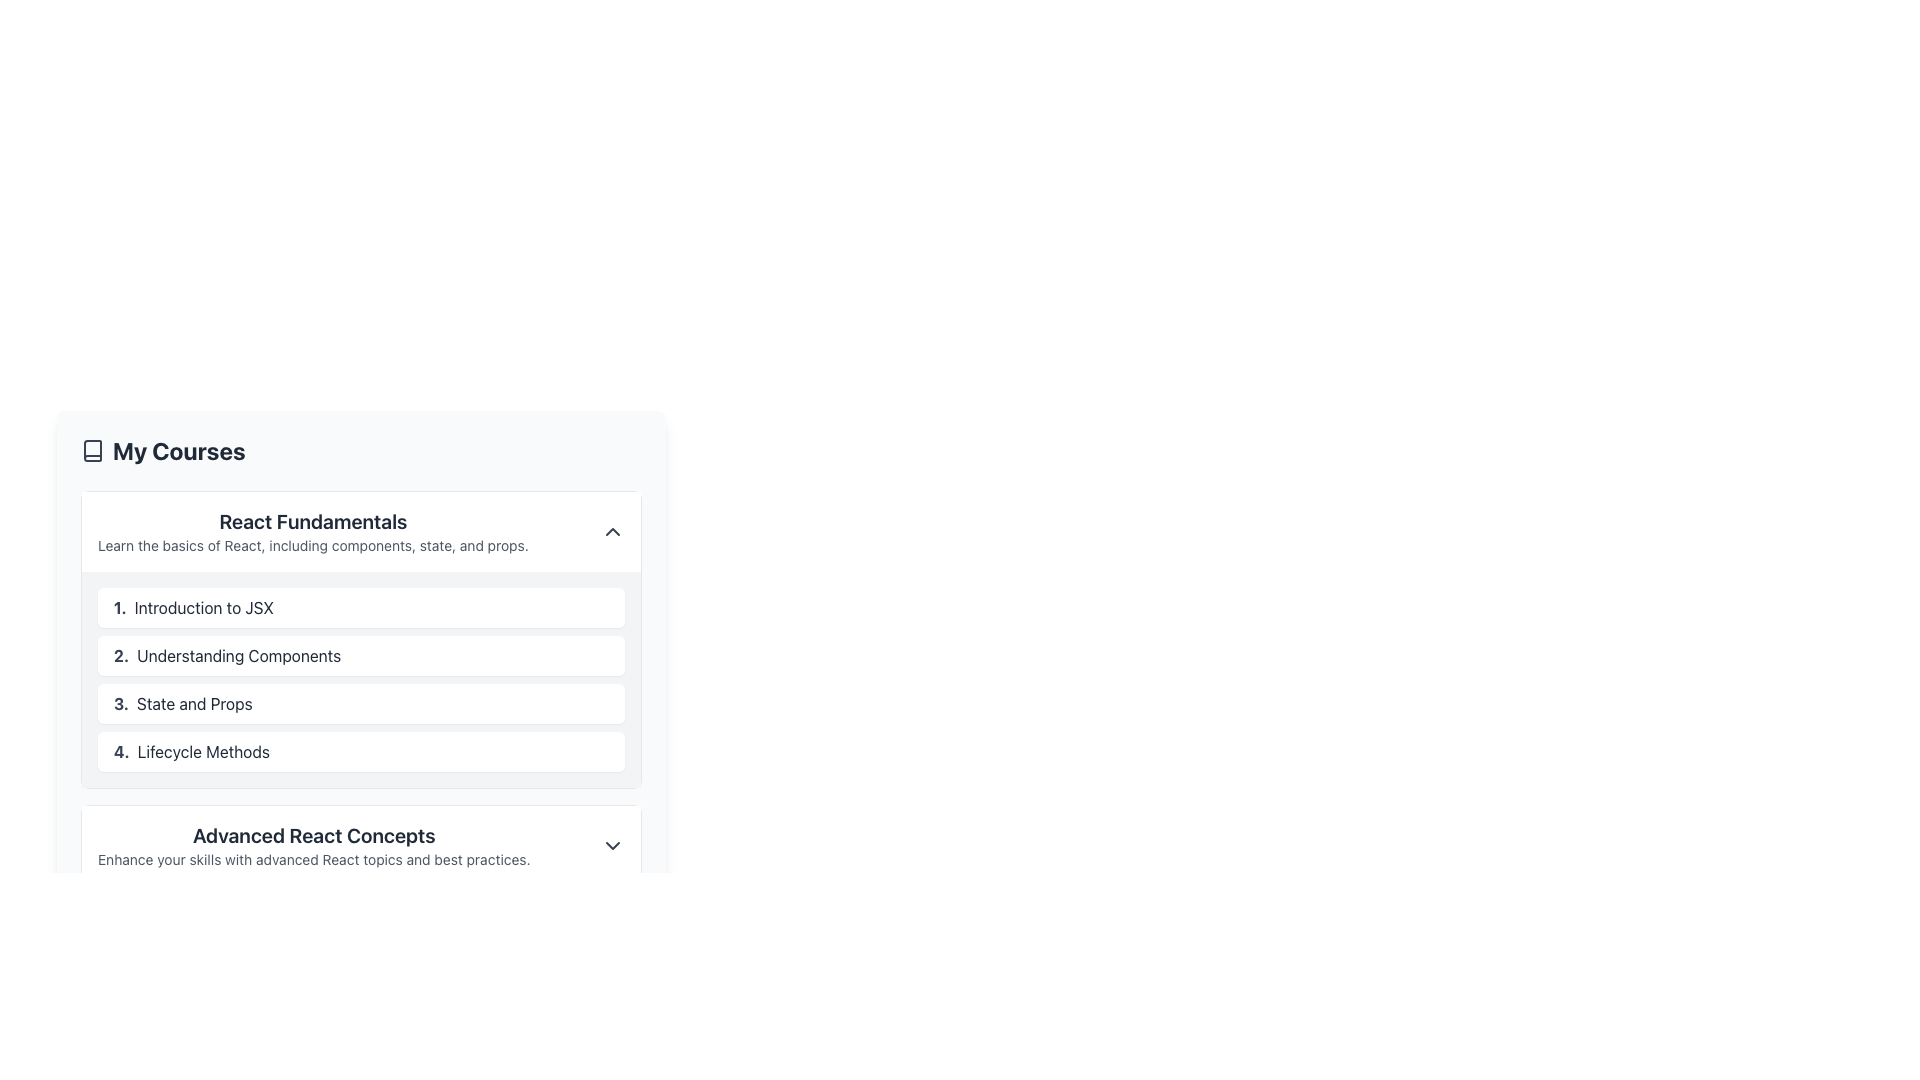 This screenshot has height=1080, width=1920. Describe the element at coordinates (361, 531) in the screenshot. I see `the Dropdown Header titled 'React Fundamentals'` at that location.